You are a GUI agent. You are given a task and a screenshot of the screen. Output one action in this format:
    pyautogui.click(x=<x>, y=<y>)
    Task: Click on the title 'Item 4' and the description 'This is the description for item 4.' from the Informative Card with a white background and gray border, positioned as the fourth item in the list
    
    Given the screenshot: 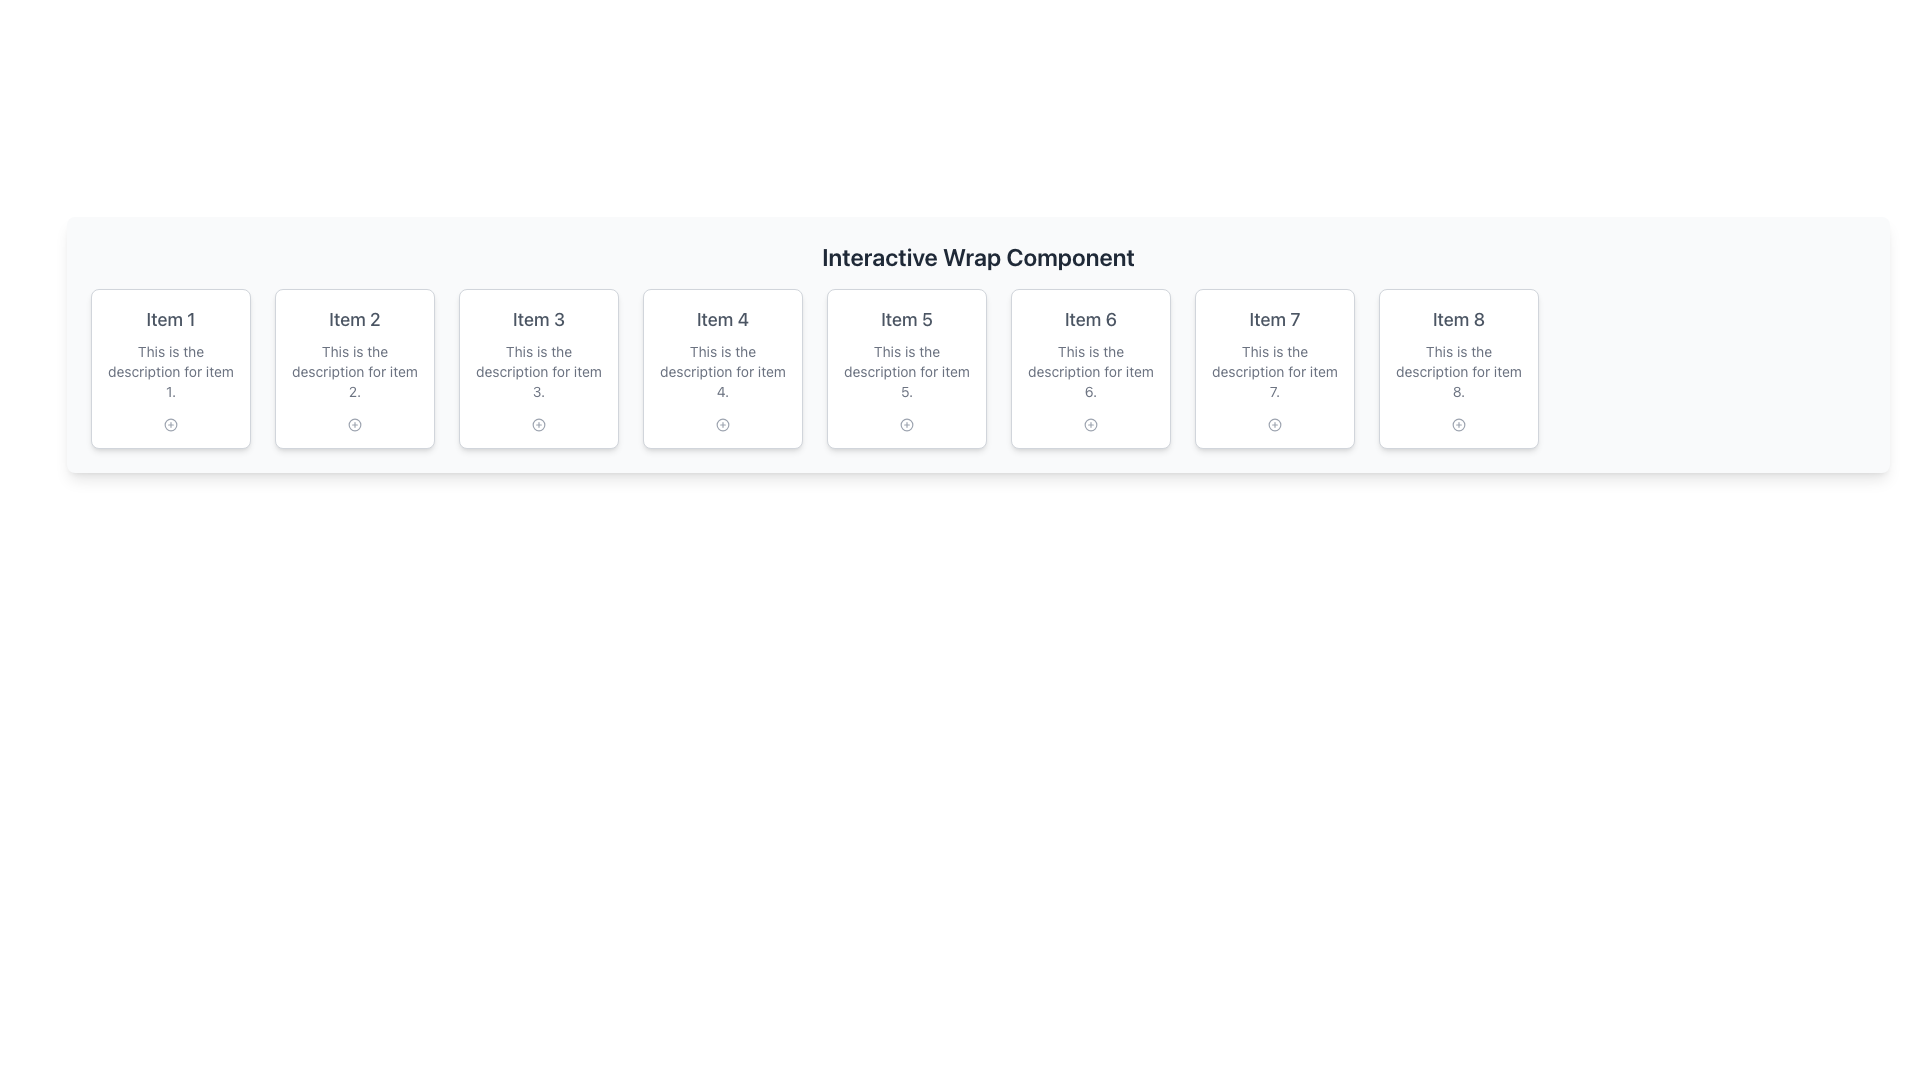 What is the action you would take?
    pyautogui.click(x=722, y=369)
    